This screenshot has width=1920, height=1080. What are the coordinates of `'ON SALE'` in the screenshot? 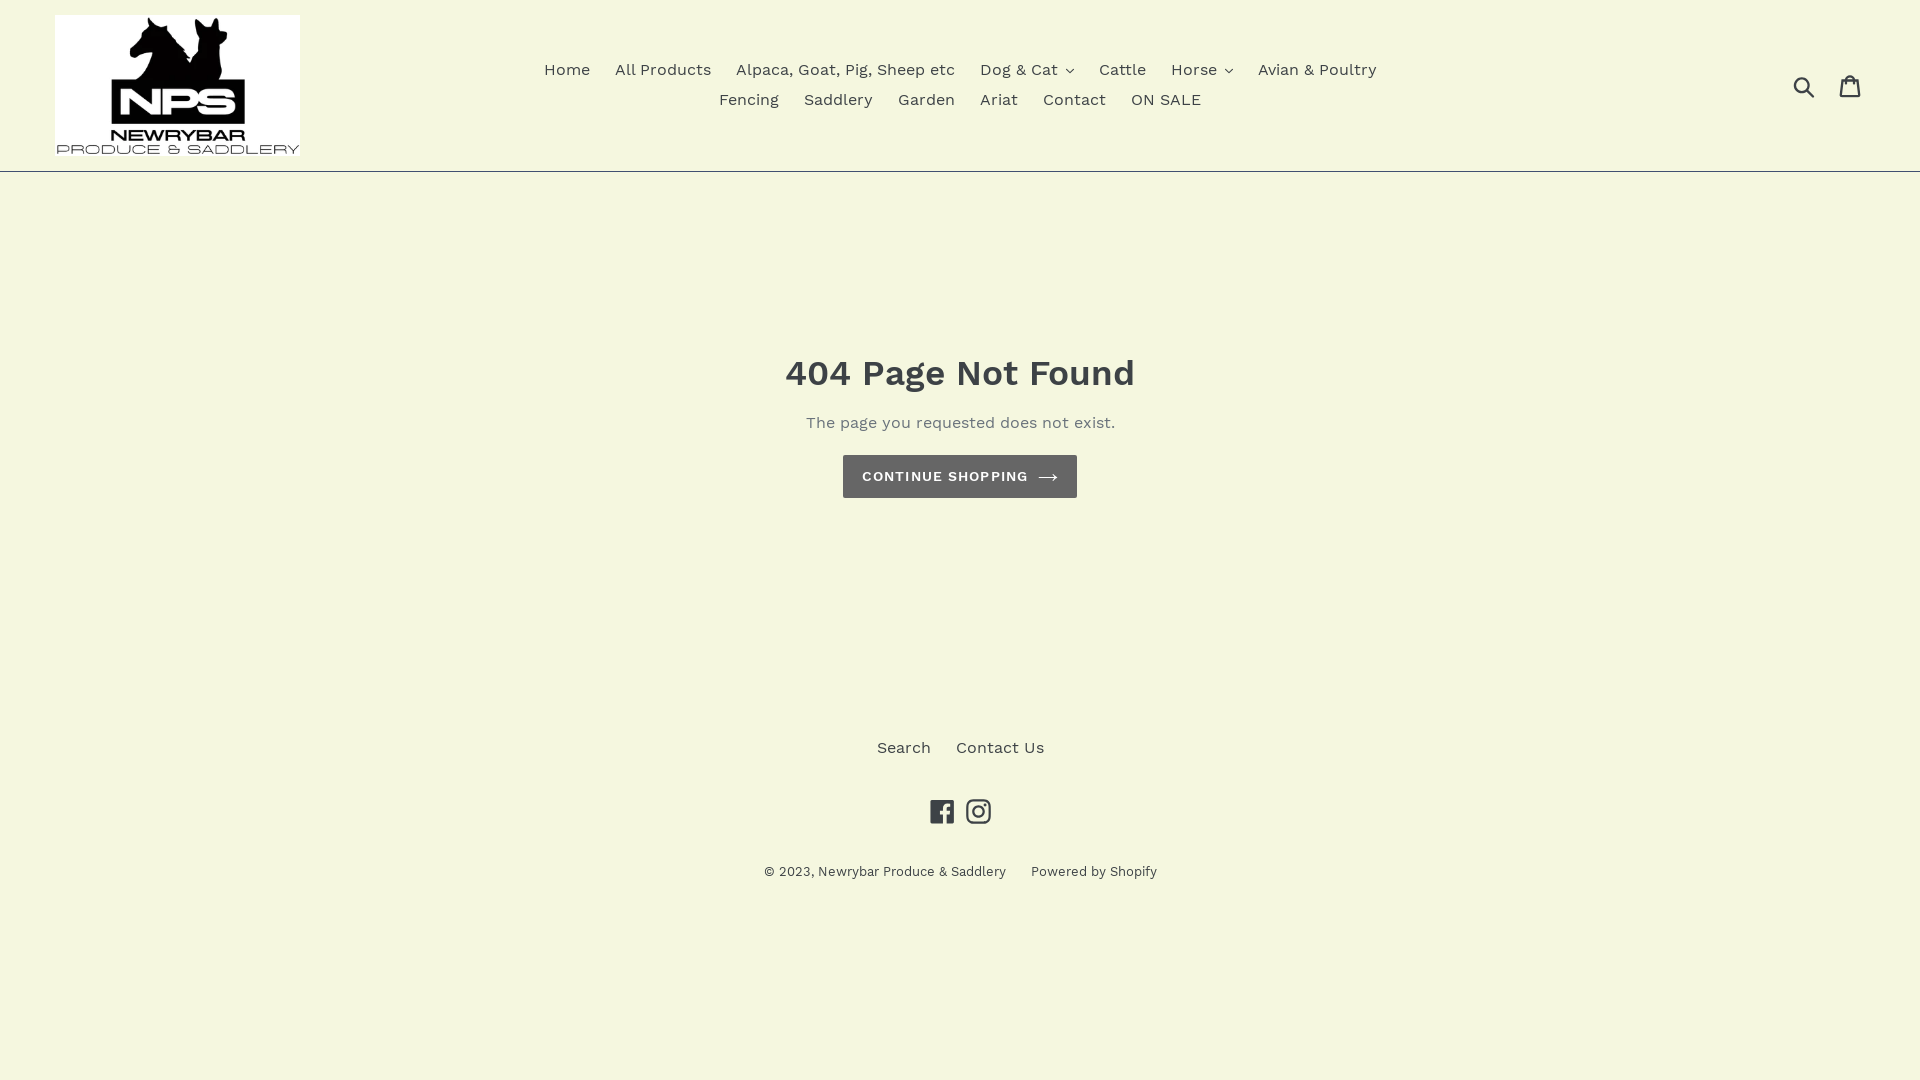 It's located at (1166, 100).